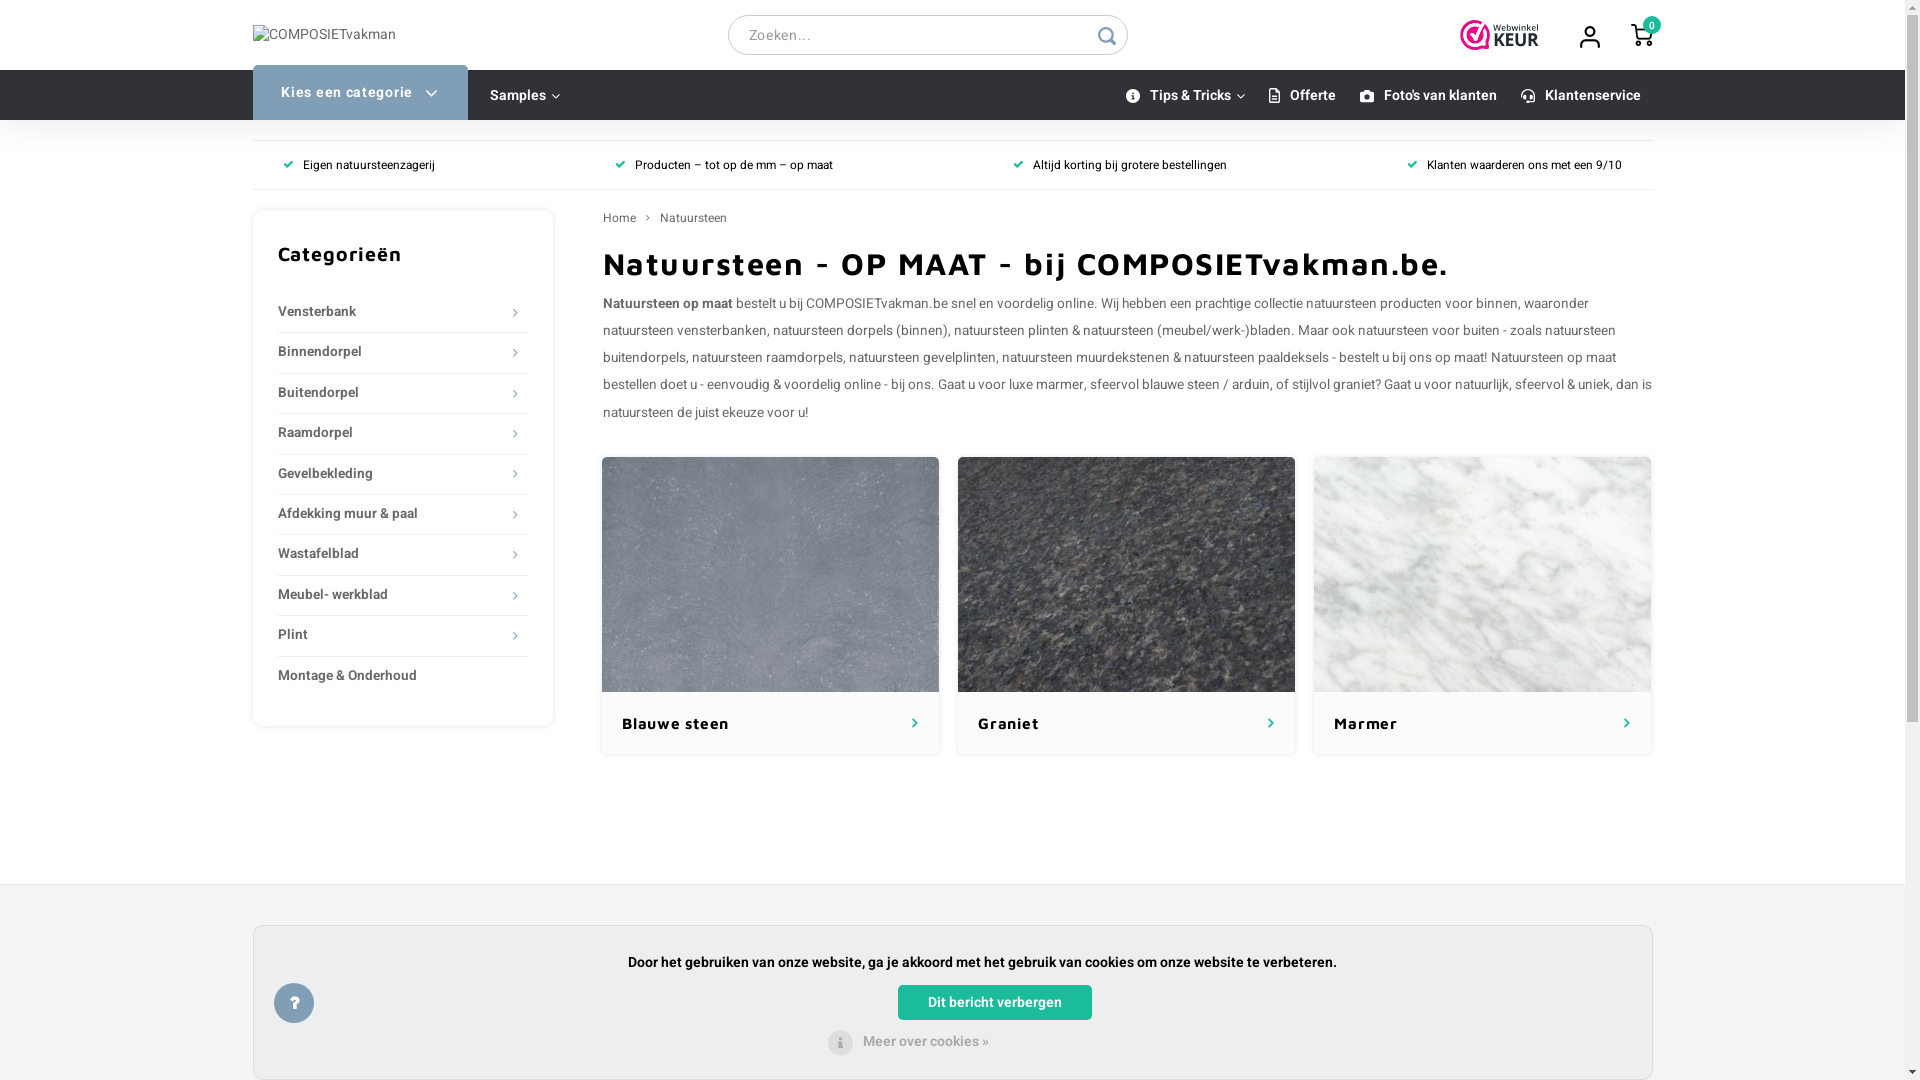 The height and width of the screenshot is (1080, 1920). Describe the element at coordinates (390, 351) in the screenshot. I see `'Binnendorpel'` at that location.